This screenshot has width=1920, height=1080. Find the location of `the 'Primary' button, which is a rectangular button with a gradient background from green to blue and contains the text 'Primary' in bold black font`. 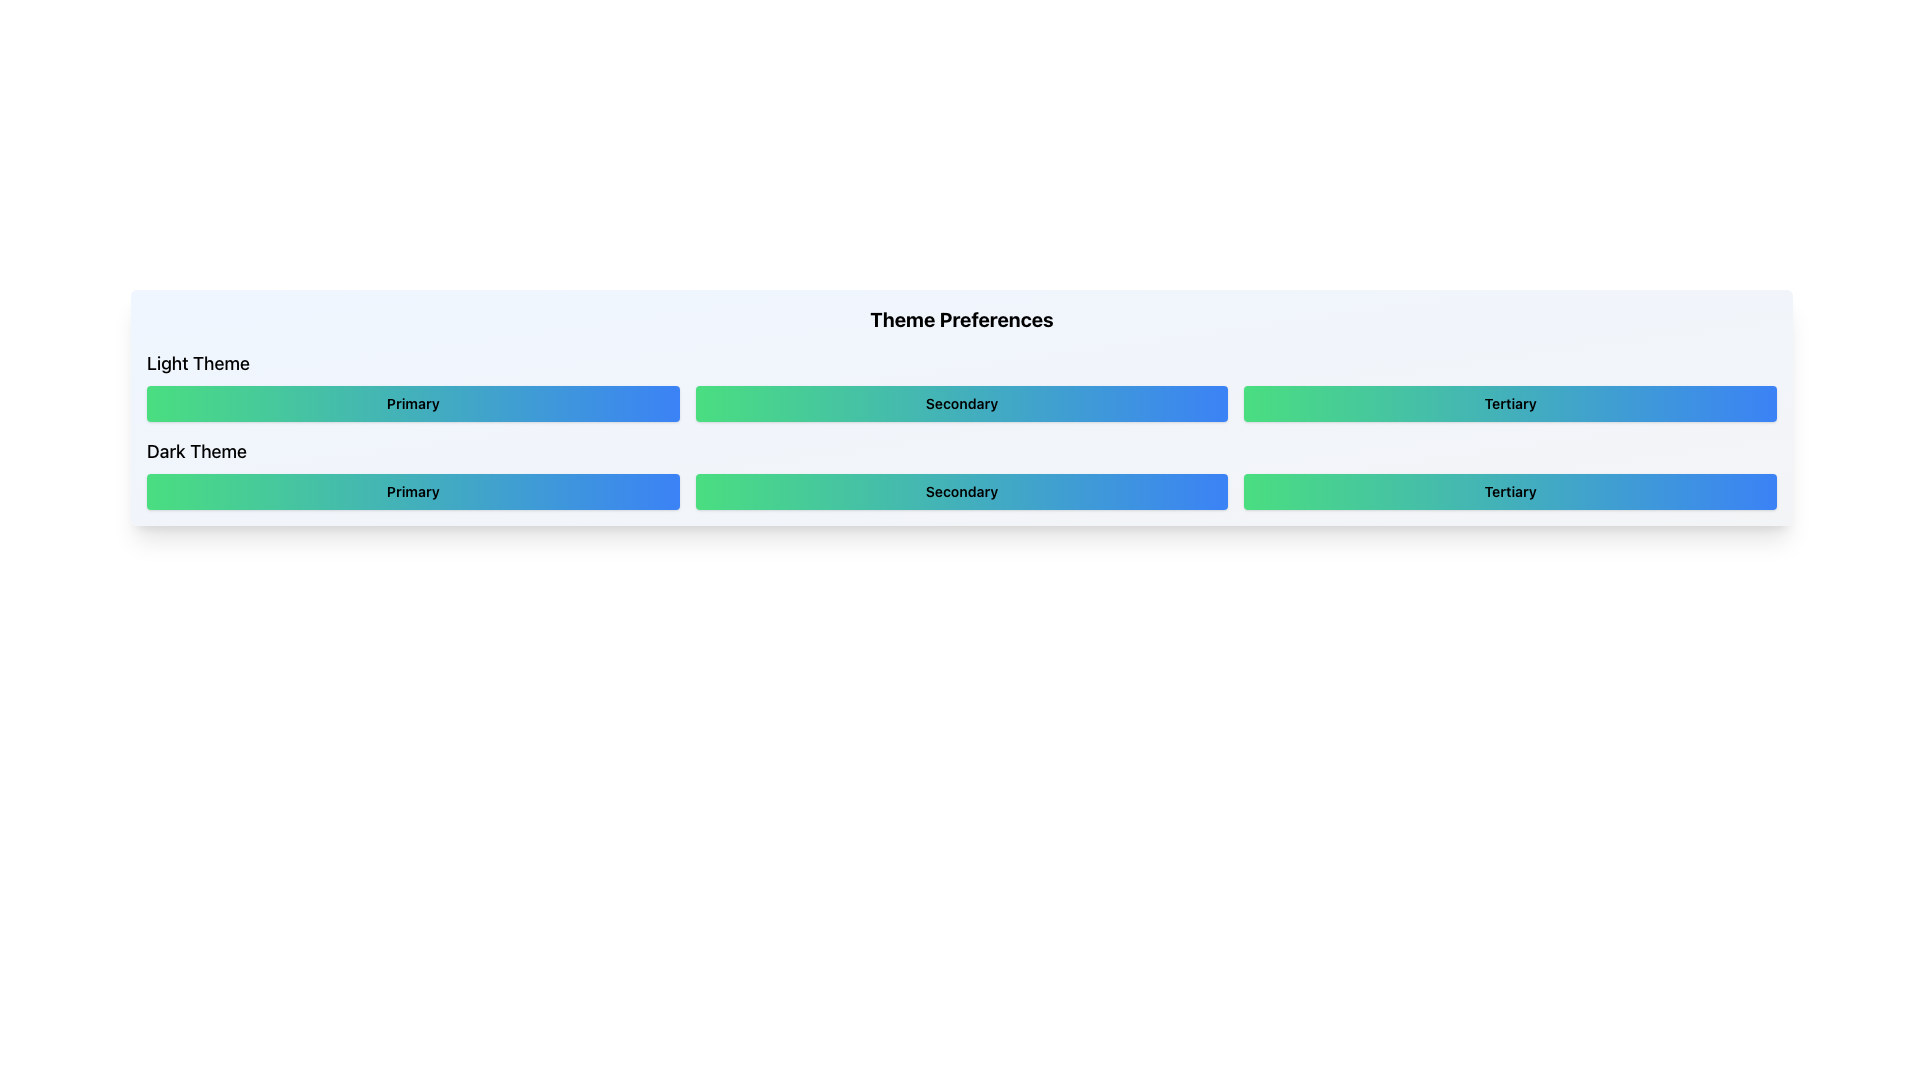

the 'Primary' button, which is a rectangular button with a gradient background from green to blue and contains the text 'Primary' in bold black font is located at coordinates (412, 404).